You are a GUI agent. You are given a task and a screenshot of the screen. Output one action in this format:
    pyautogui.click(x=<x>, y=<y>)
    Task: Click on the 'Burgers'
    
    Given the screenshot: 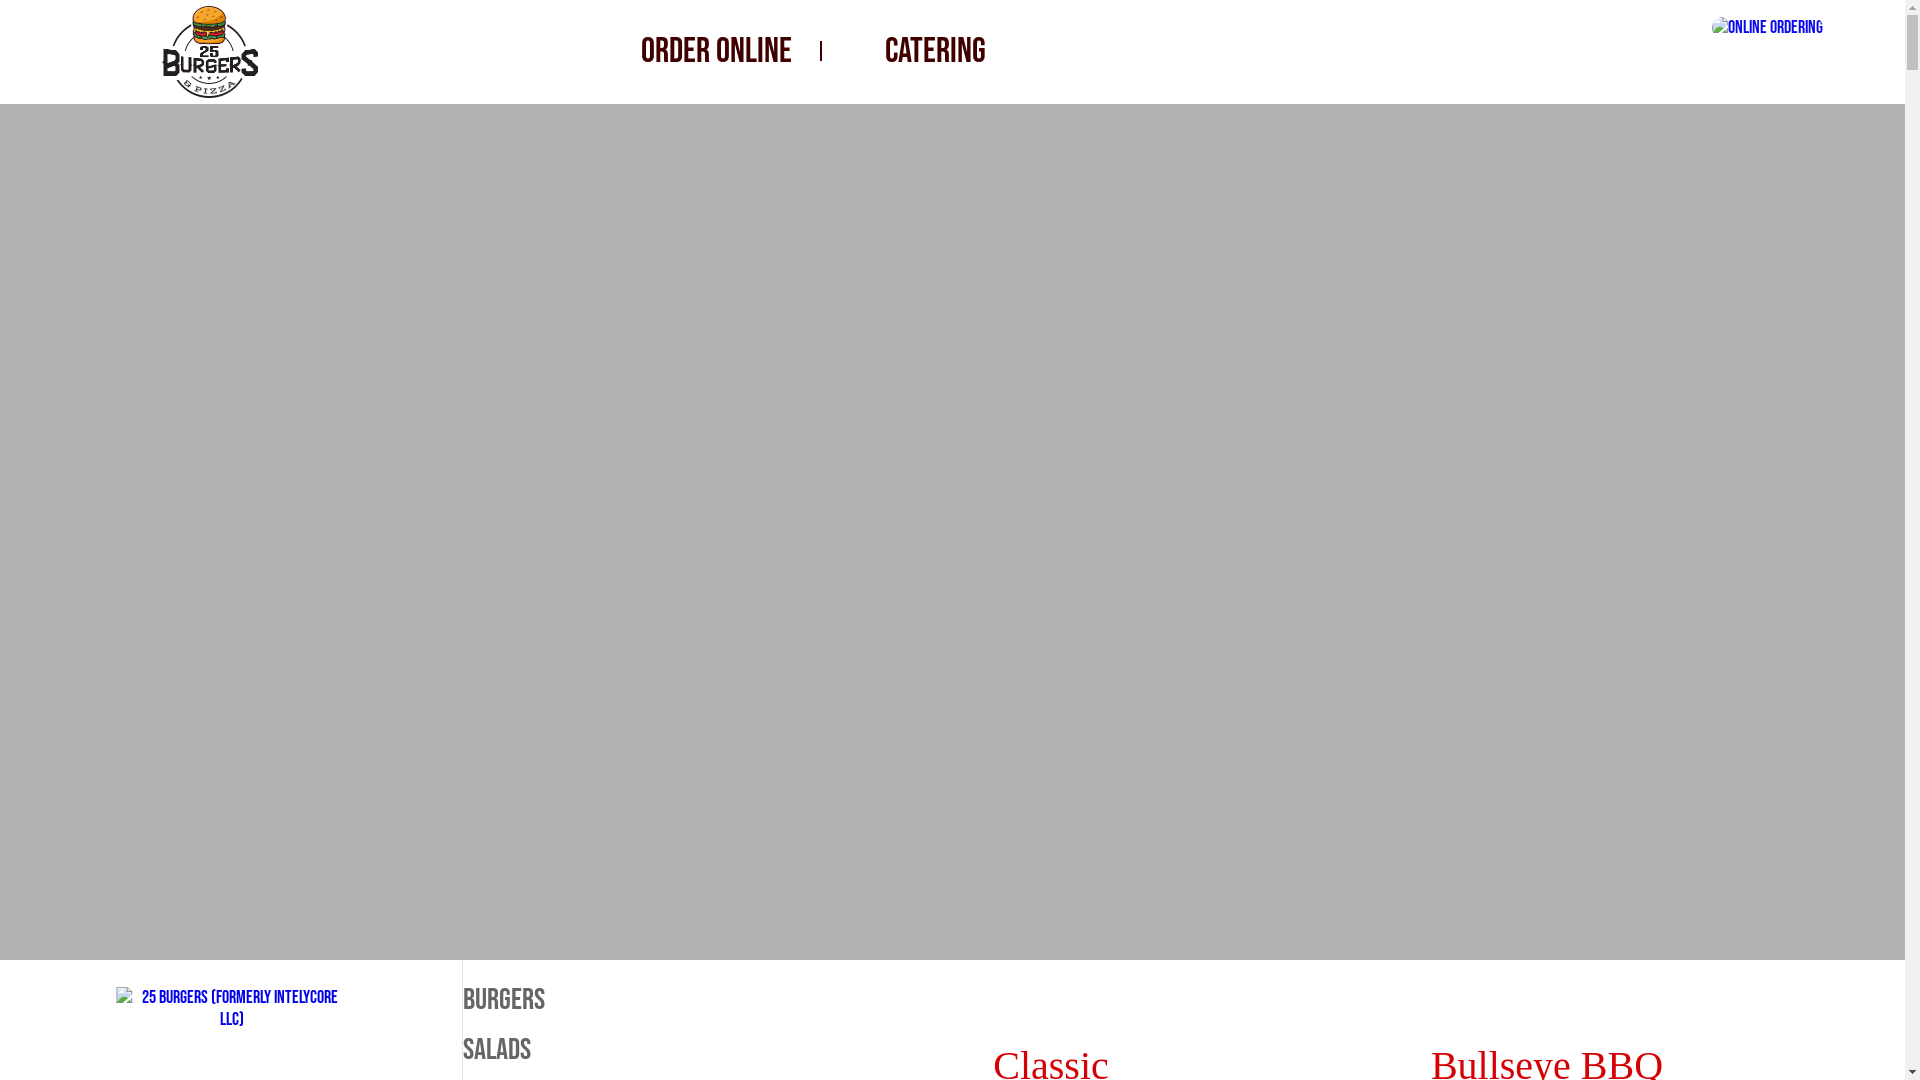 What is the action you would take?
    pyautogui.click(x=576, y=999)
    